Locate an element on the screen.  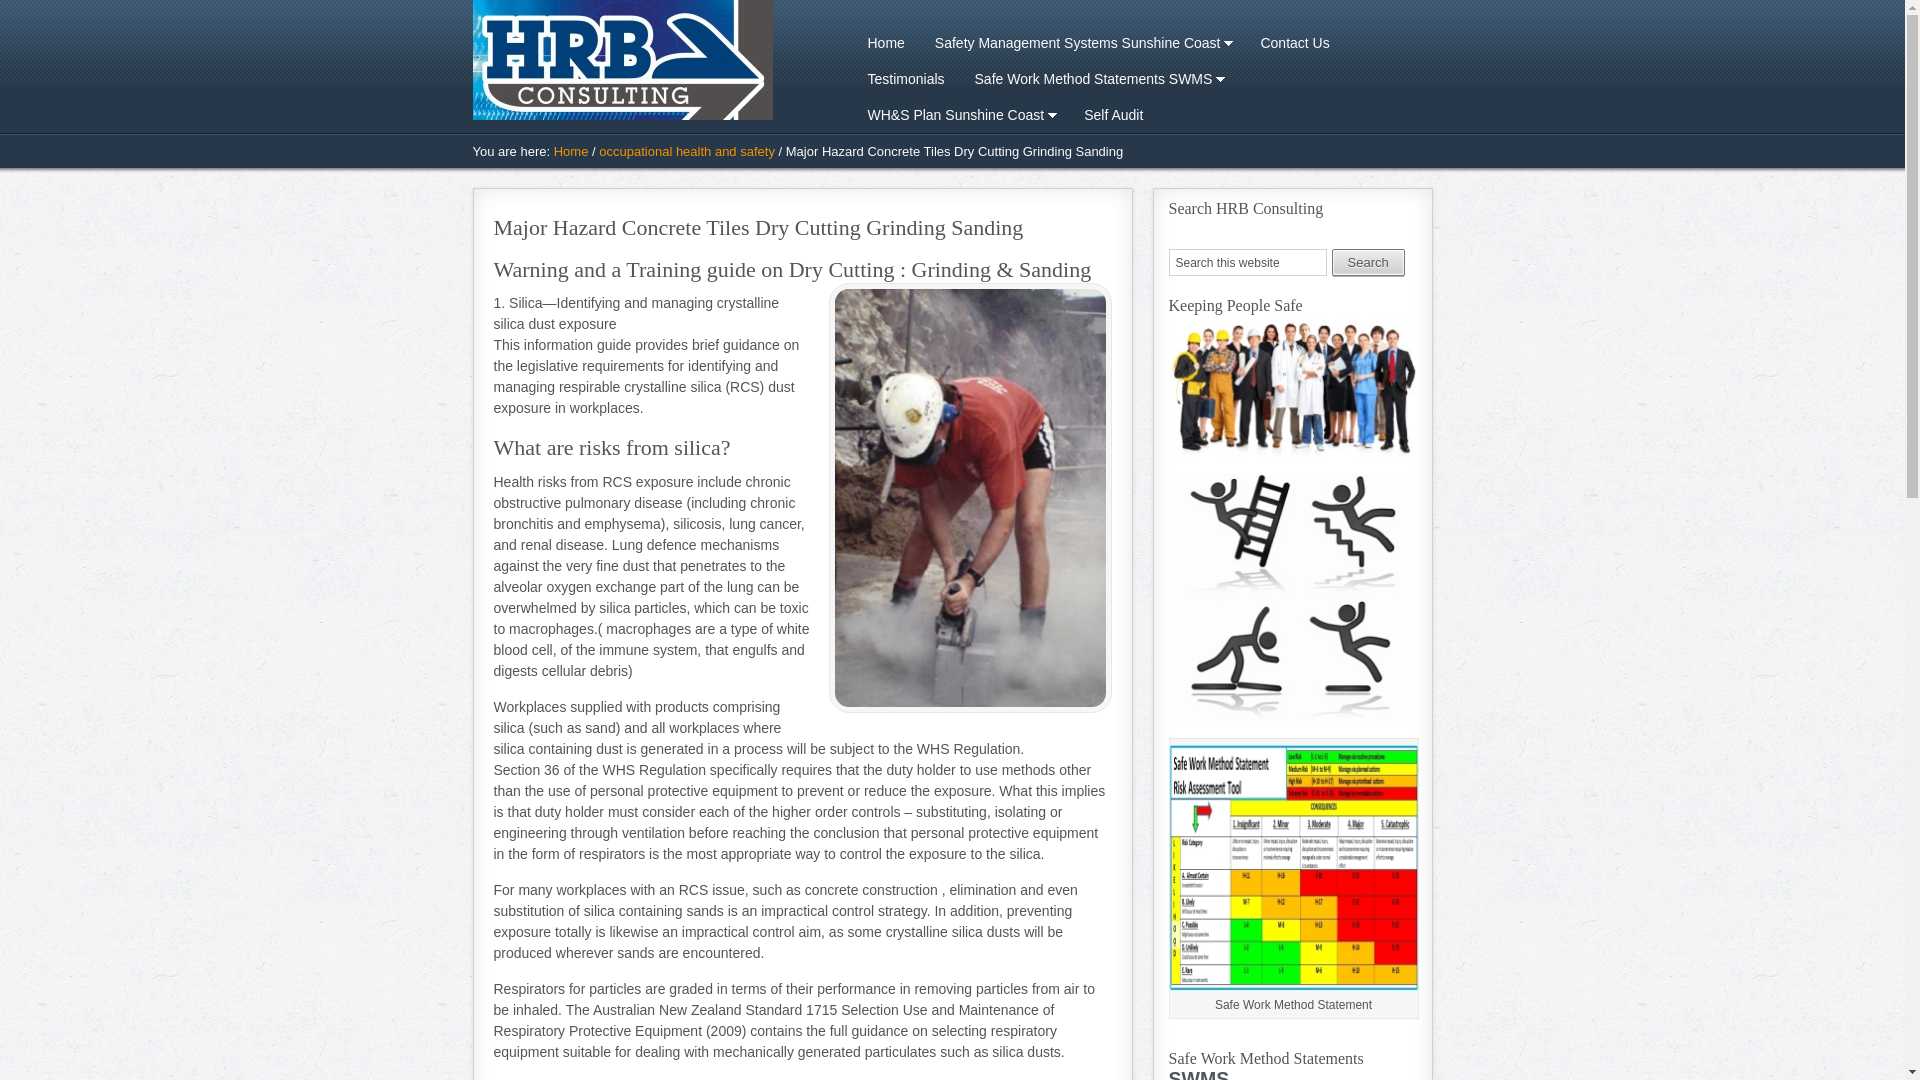
'Safe Work Method Statements SWMS' is located at coordinates (960, 77).